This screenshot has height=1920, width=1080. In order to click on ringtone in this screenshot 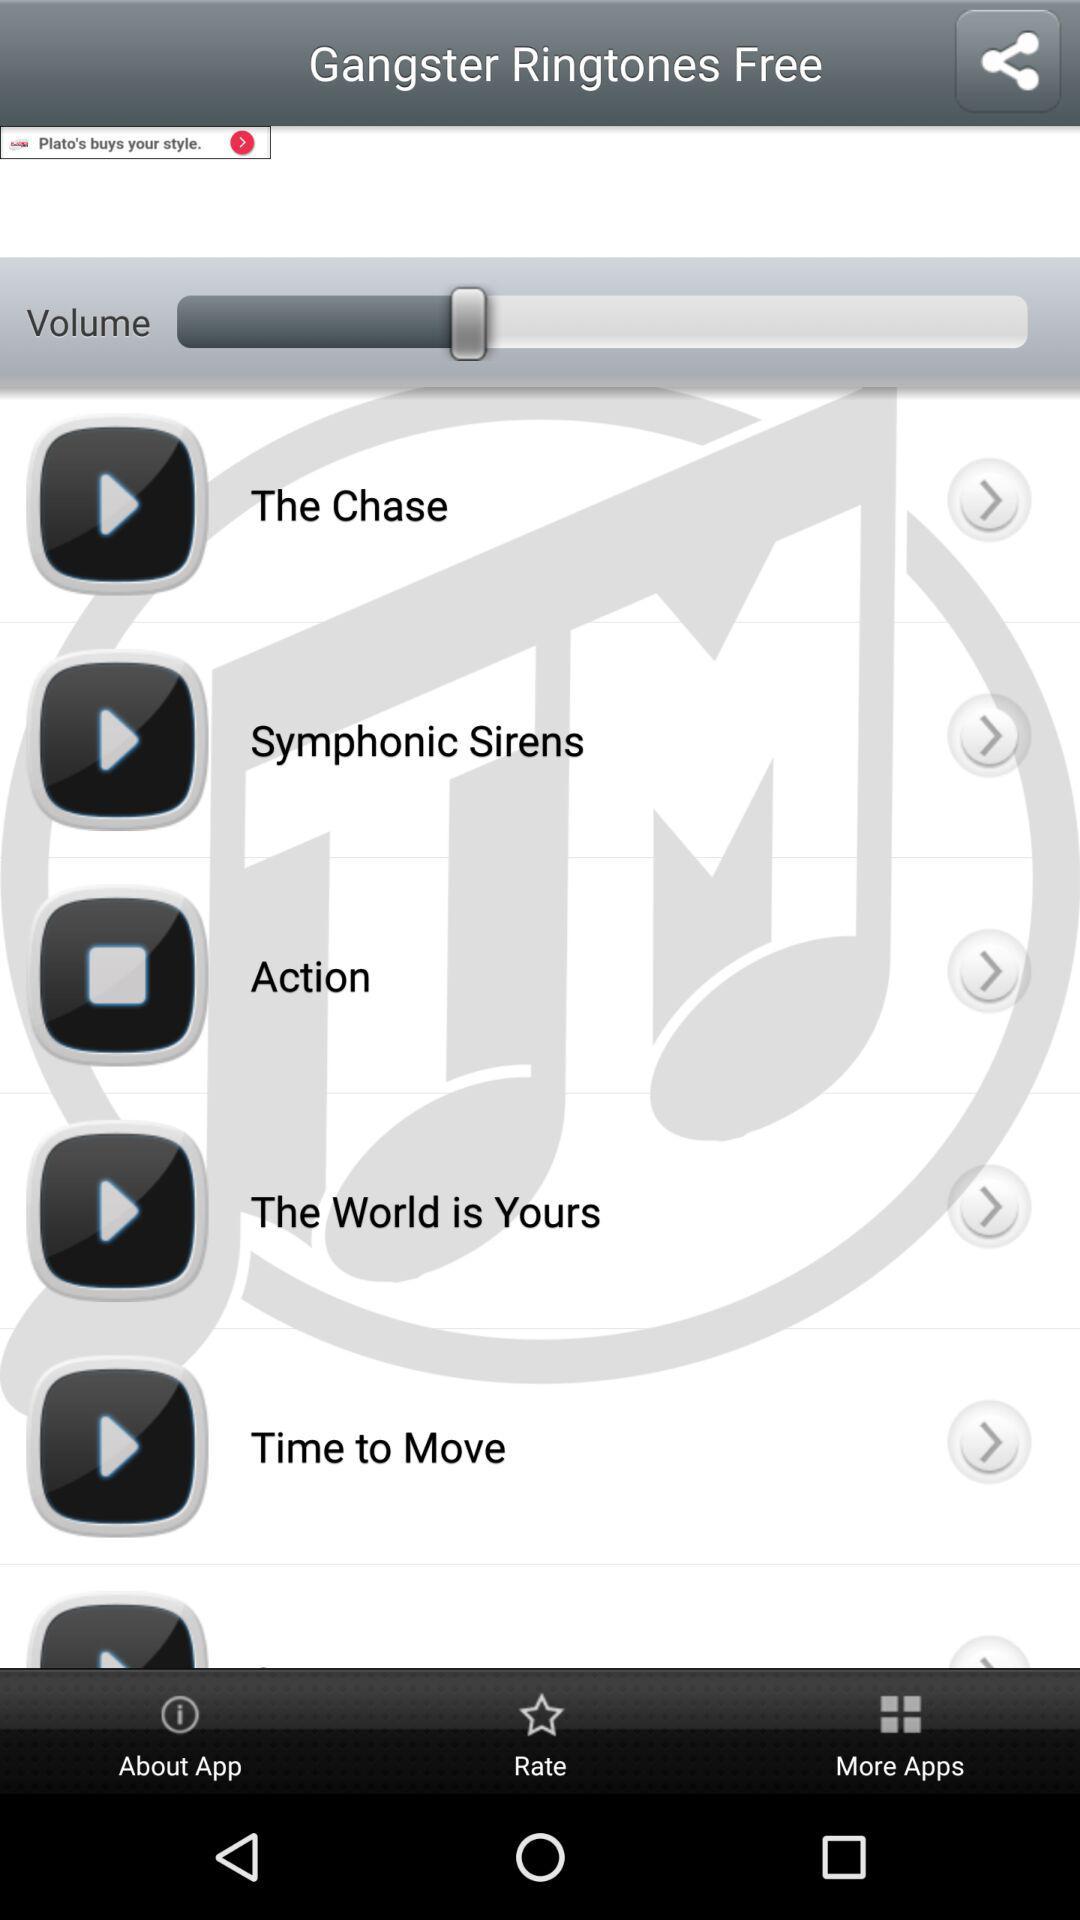, I will do `click(987, 738)`.